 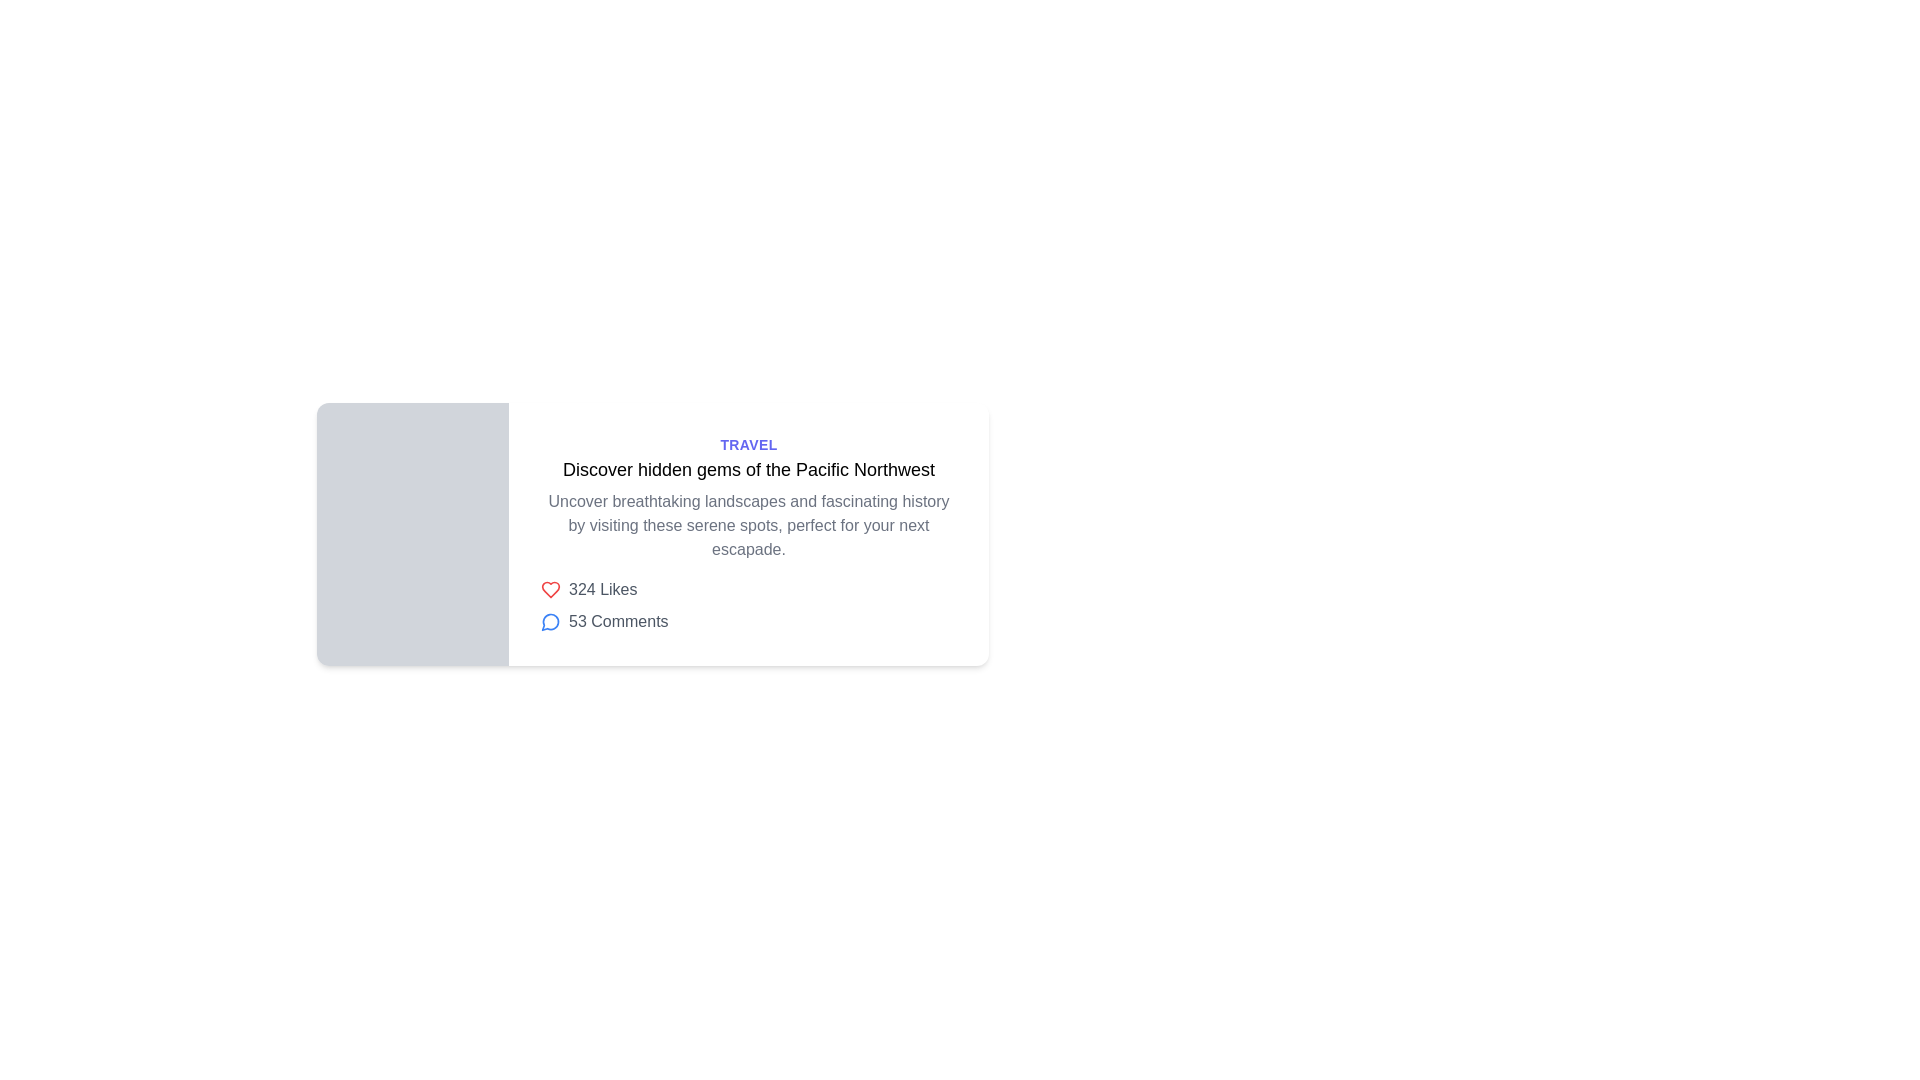 What do you see at coordinates (747, 470) in the screenshot?
I see `the hyperlink styled with a bold font displaying 'Discover hidden gems of the Pacific Northwest'` at bounding box center [747, 470].